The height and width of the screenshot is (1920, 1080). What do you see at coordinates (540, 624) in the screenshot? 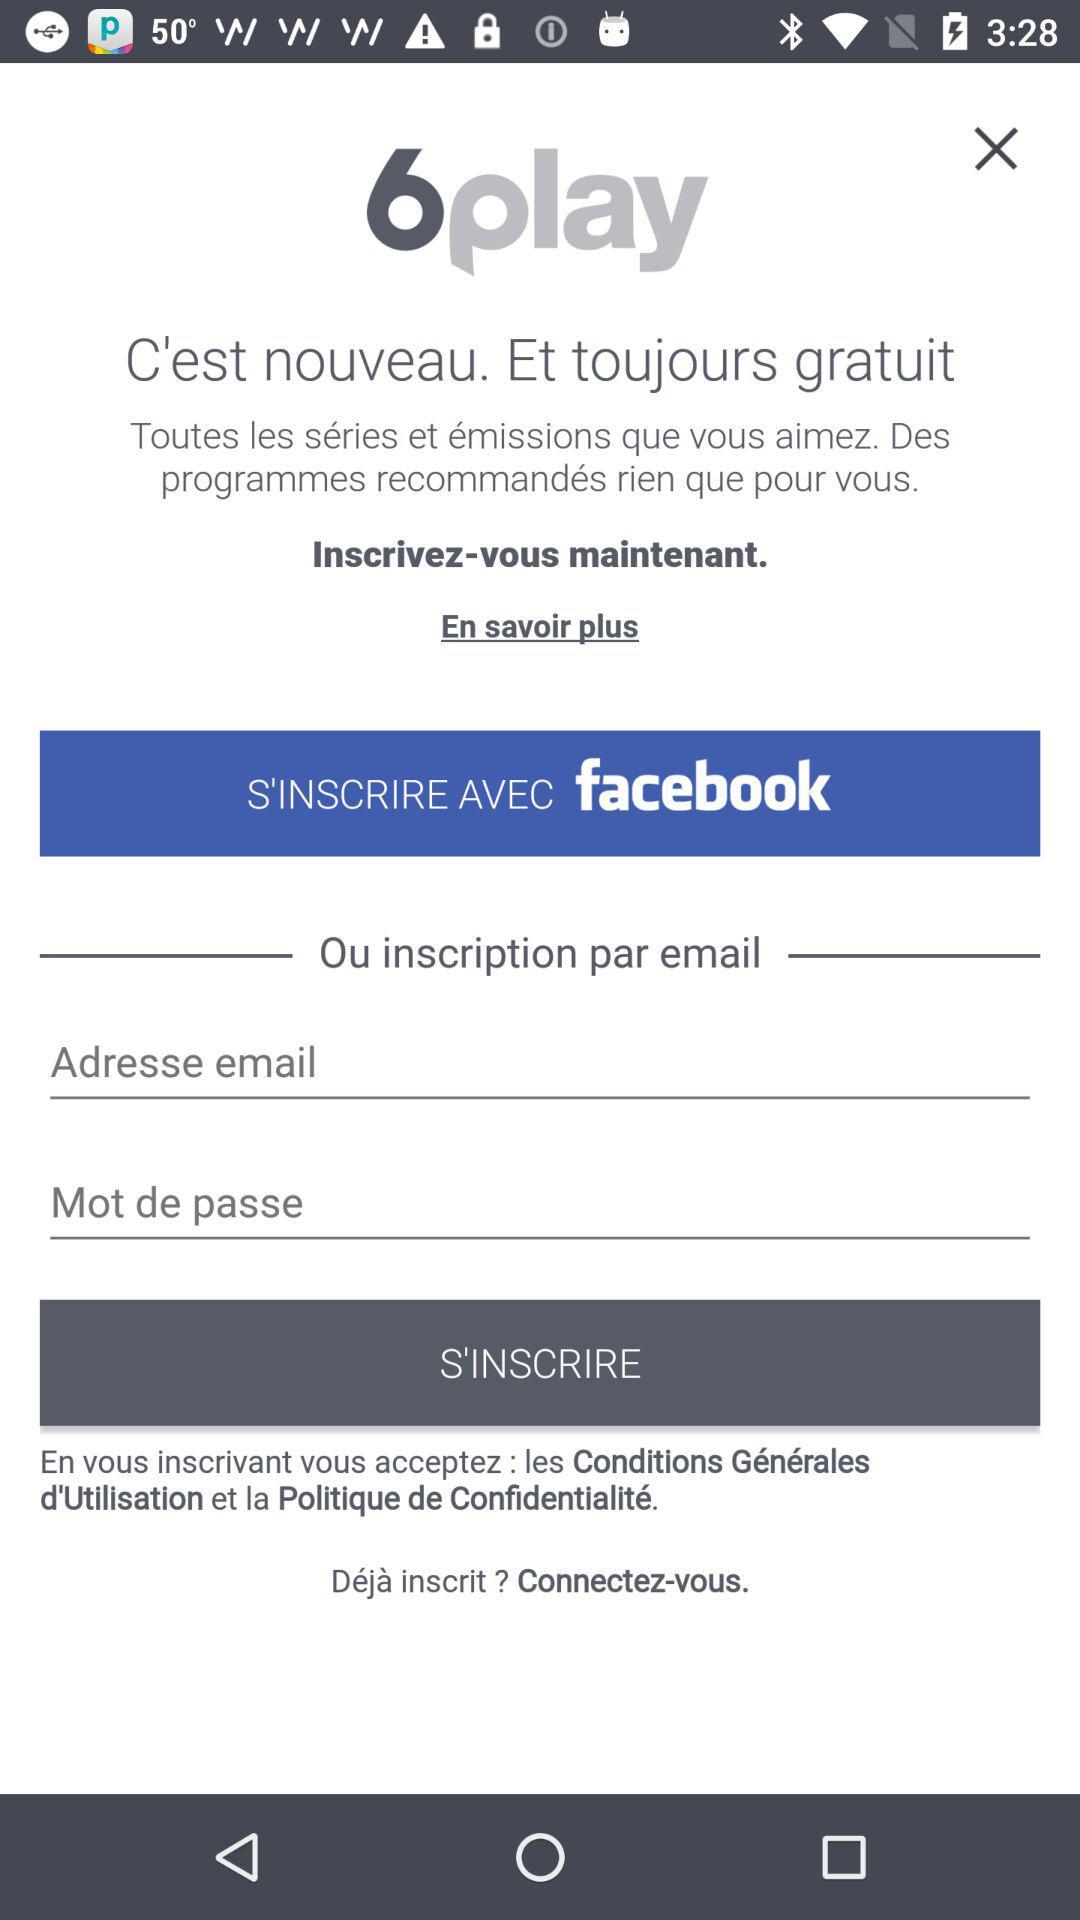
I see `the en savoir plus` at bounding box center [540, 624].